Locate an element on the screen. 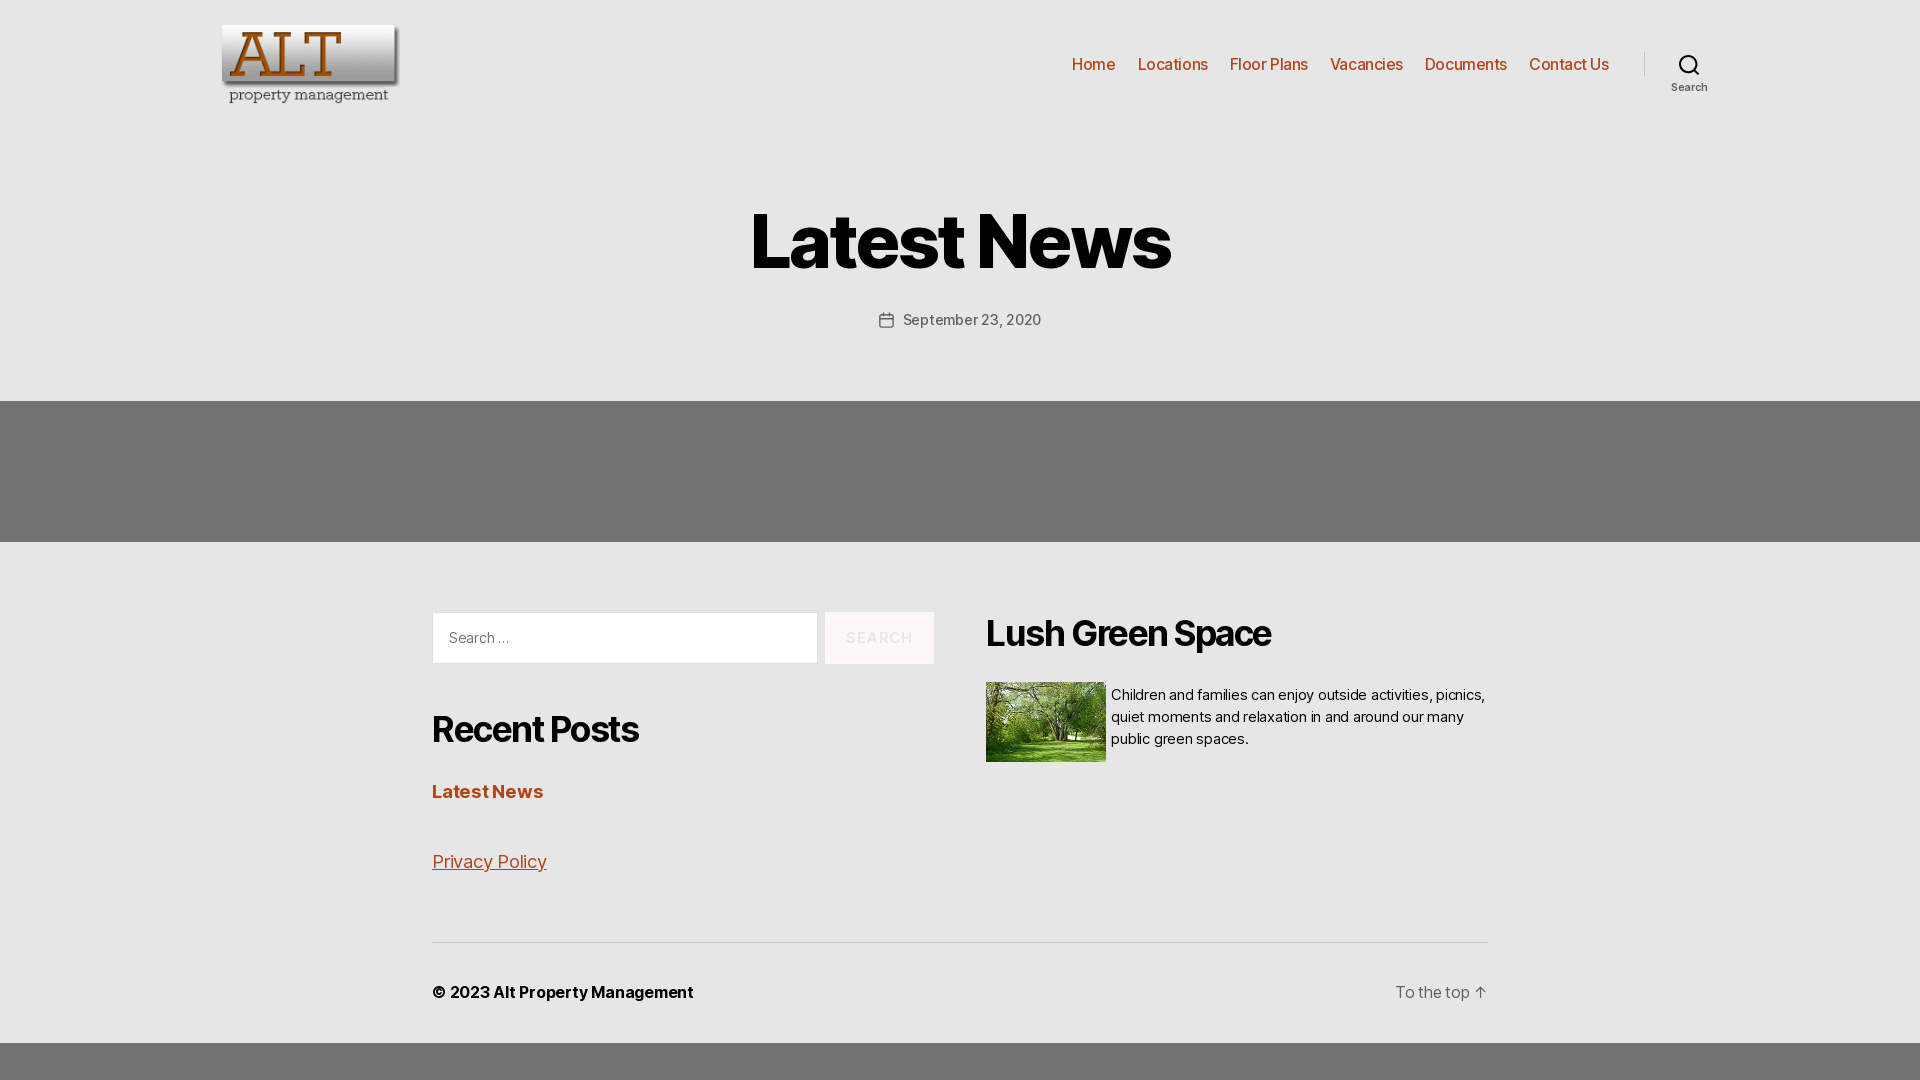 The height and width of the screenshot is (1080, 1920). 'Search' is located at coordinates (1688, 63).